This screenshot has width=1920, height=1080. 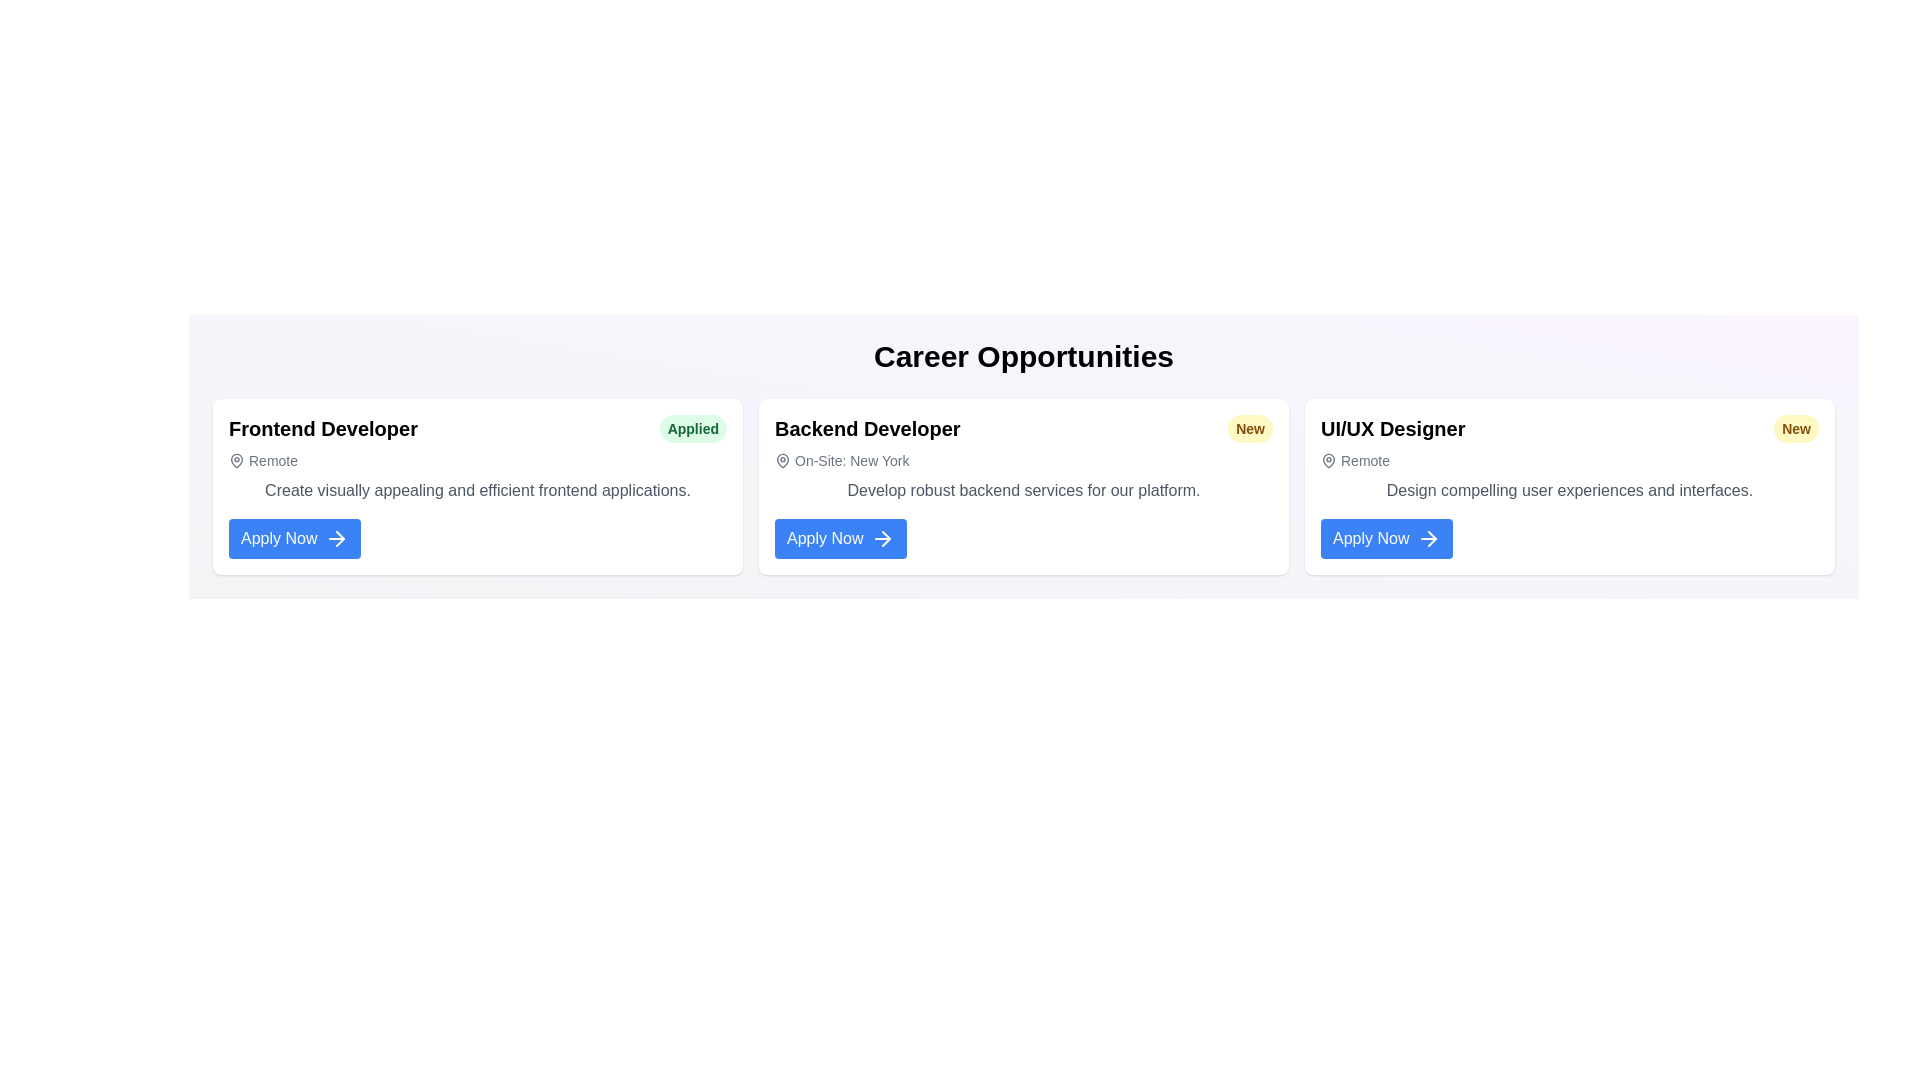 I want to click on the large, bold heading displaying 'Career Opportunities', which is centrally positioned above job listings, so click(x=1023, y=356).